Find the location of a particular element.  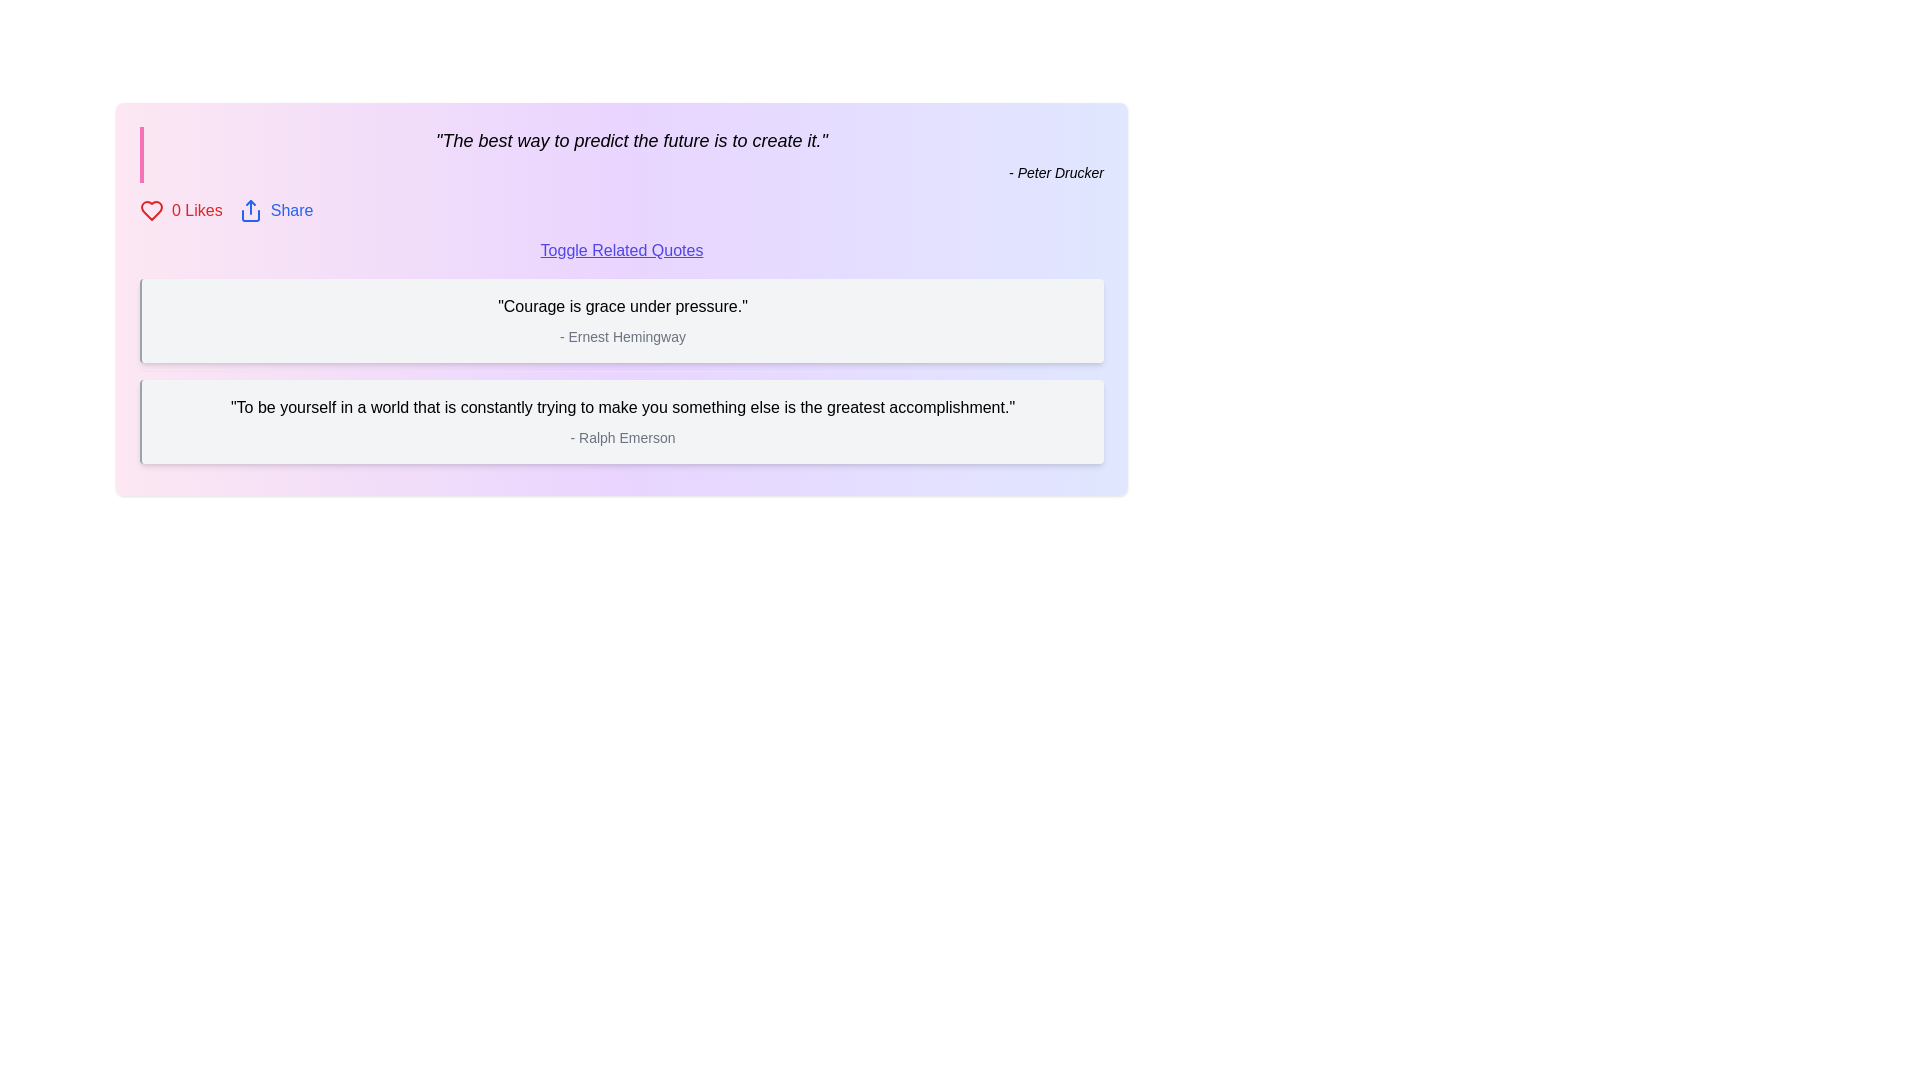

the text block that contains the quote styled with an italic font and a pink vertical border on its left, which reads: '"The best way to predict the future is to create it." - Peter Drucker.' is located at coordinates (621, 153).